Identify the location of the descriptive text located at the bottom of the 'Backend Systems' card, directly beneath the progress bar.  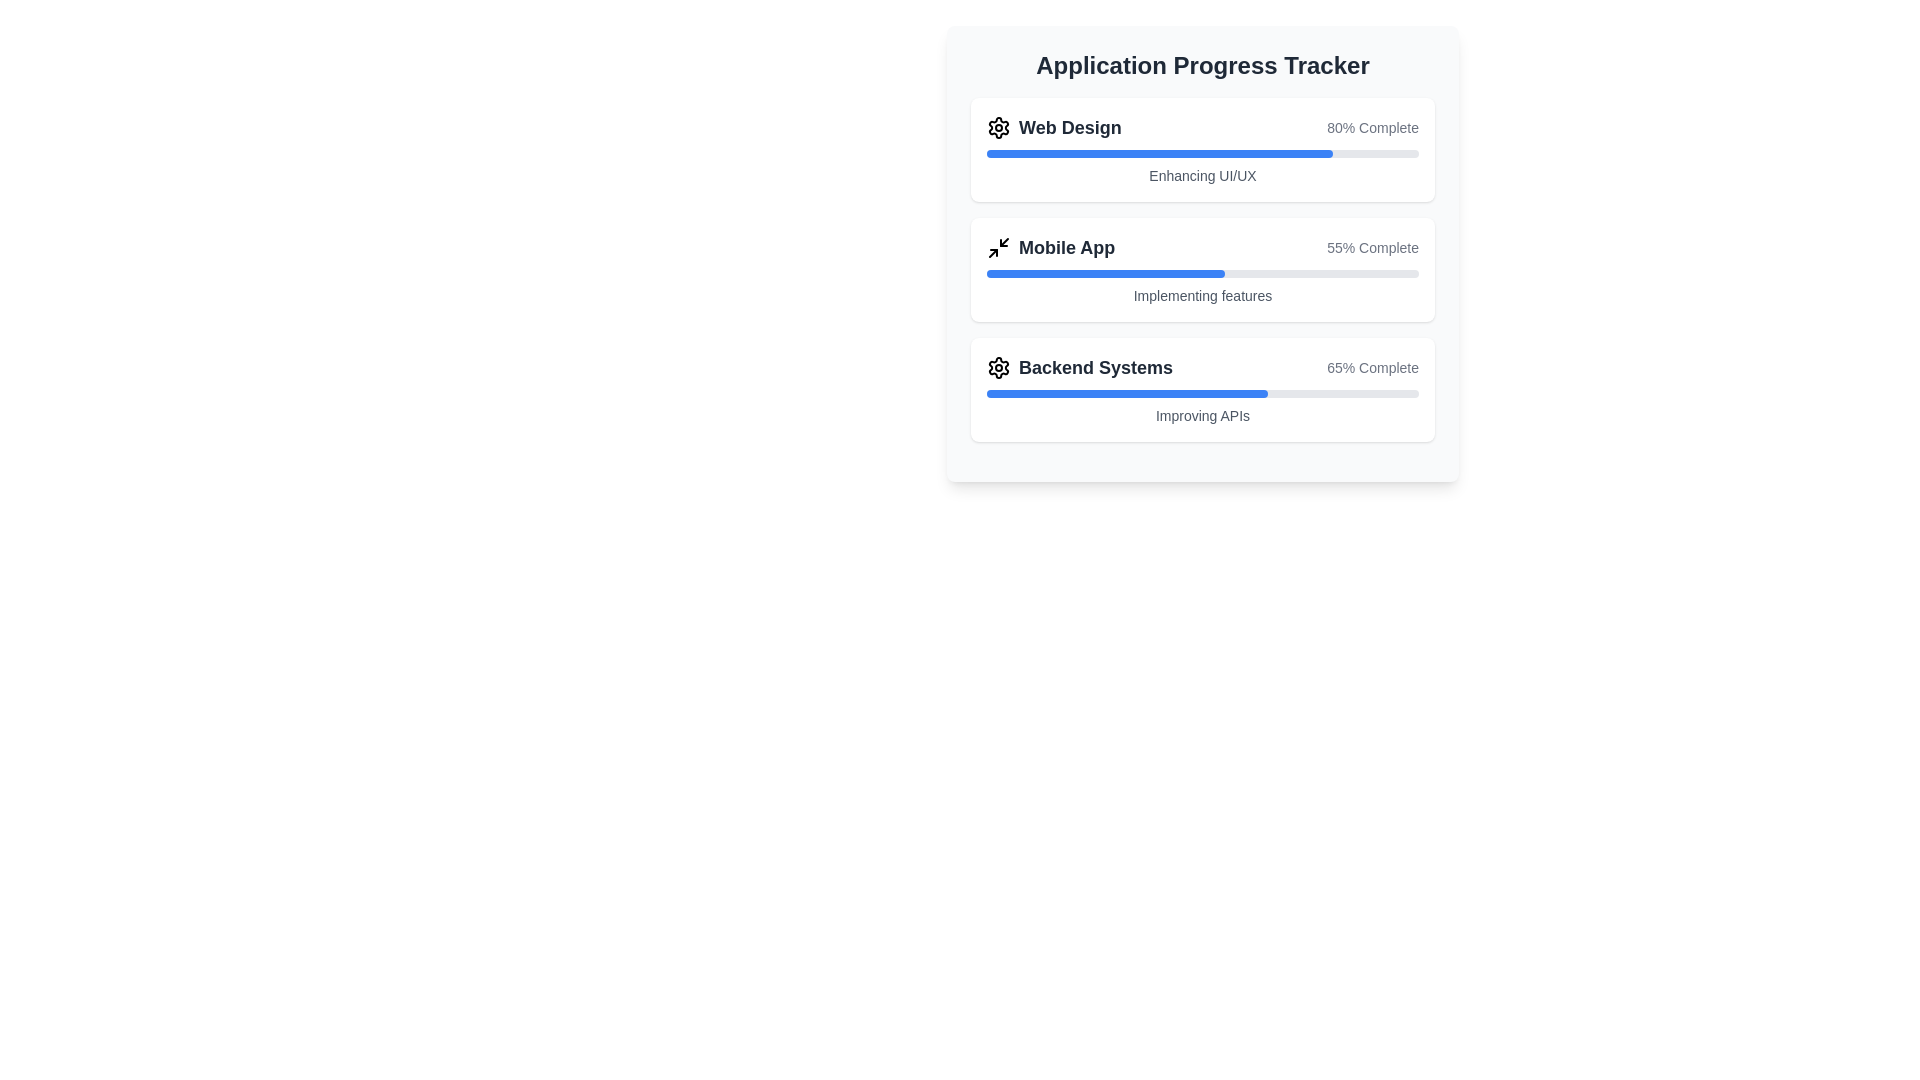
(1202, 415).